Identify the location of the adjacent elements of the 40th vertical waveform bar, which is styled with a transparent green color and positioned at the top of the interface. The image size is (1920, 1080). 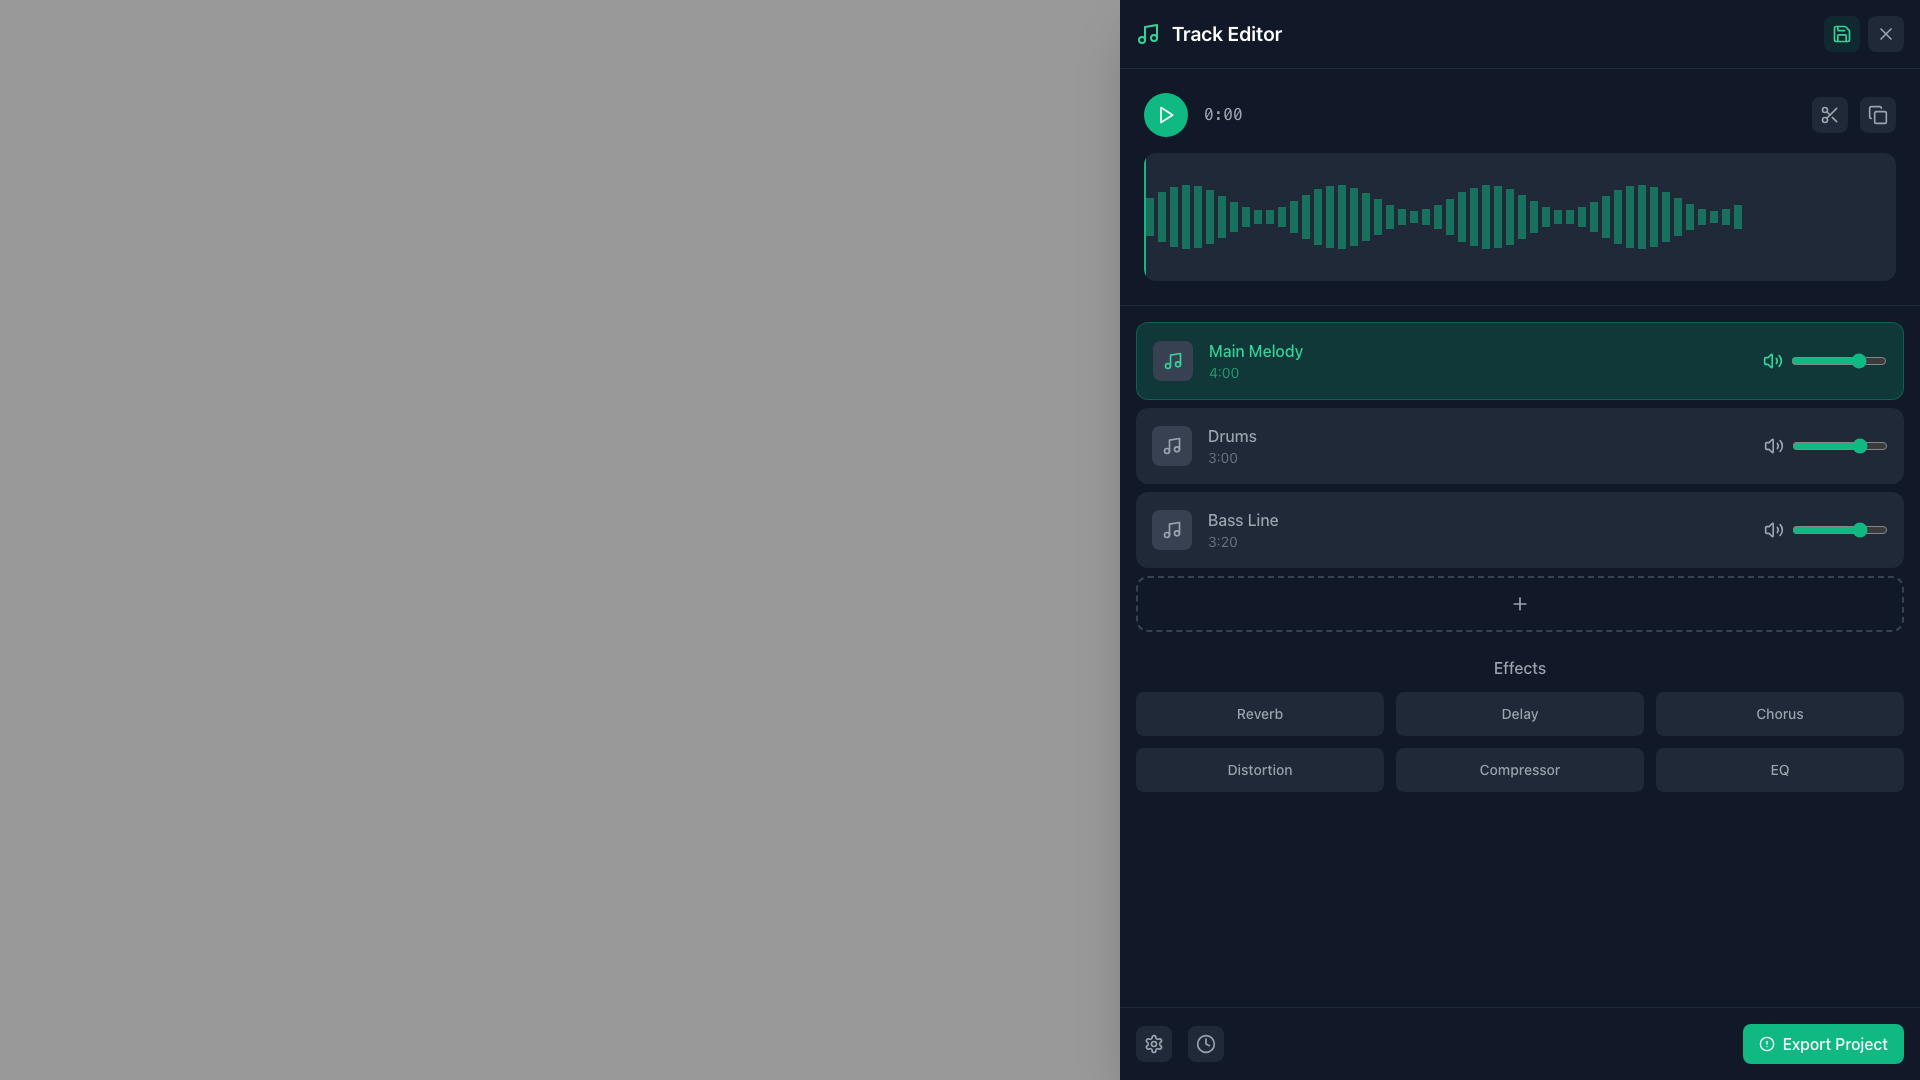
(1581, 216).